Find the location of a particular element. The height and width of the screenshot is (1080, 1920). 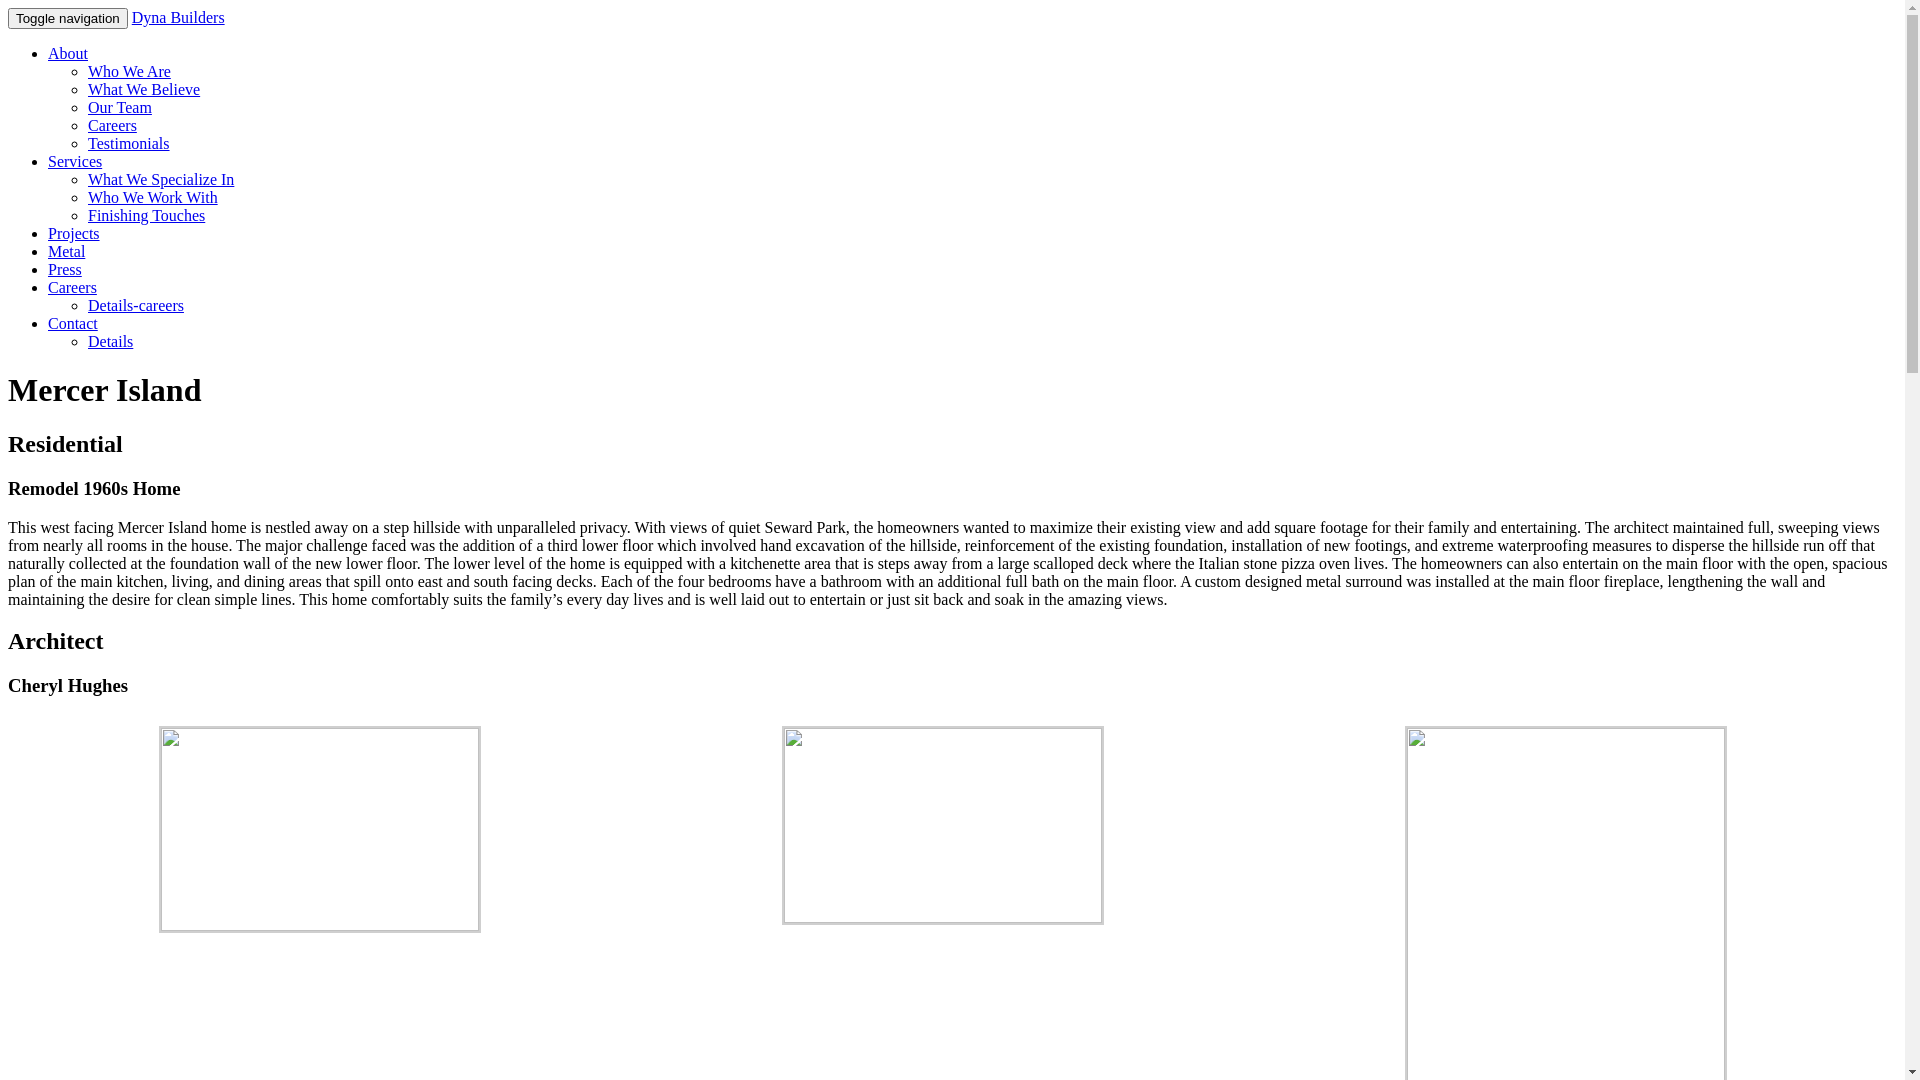

'Details-careers' is located at coordinates (134, 305).